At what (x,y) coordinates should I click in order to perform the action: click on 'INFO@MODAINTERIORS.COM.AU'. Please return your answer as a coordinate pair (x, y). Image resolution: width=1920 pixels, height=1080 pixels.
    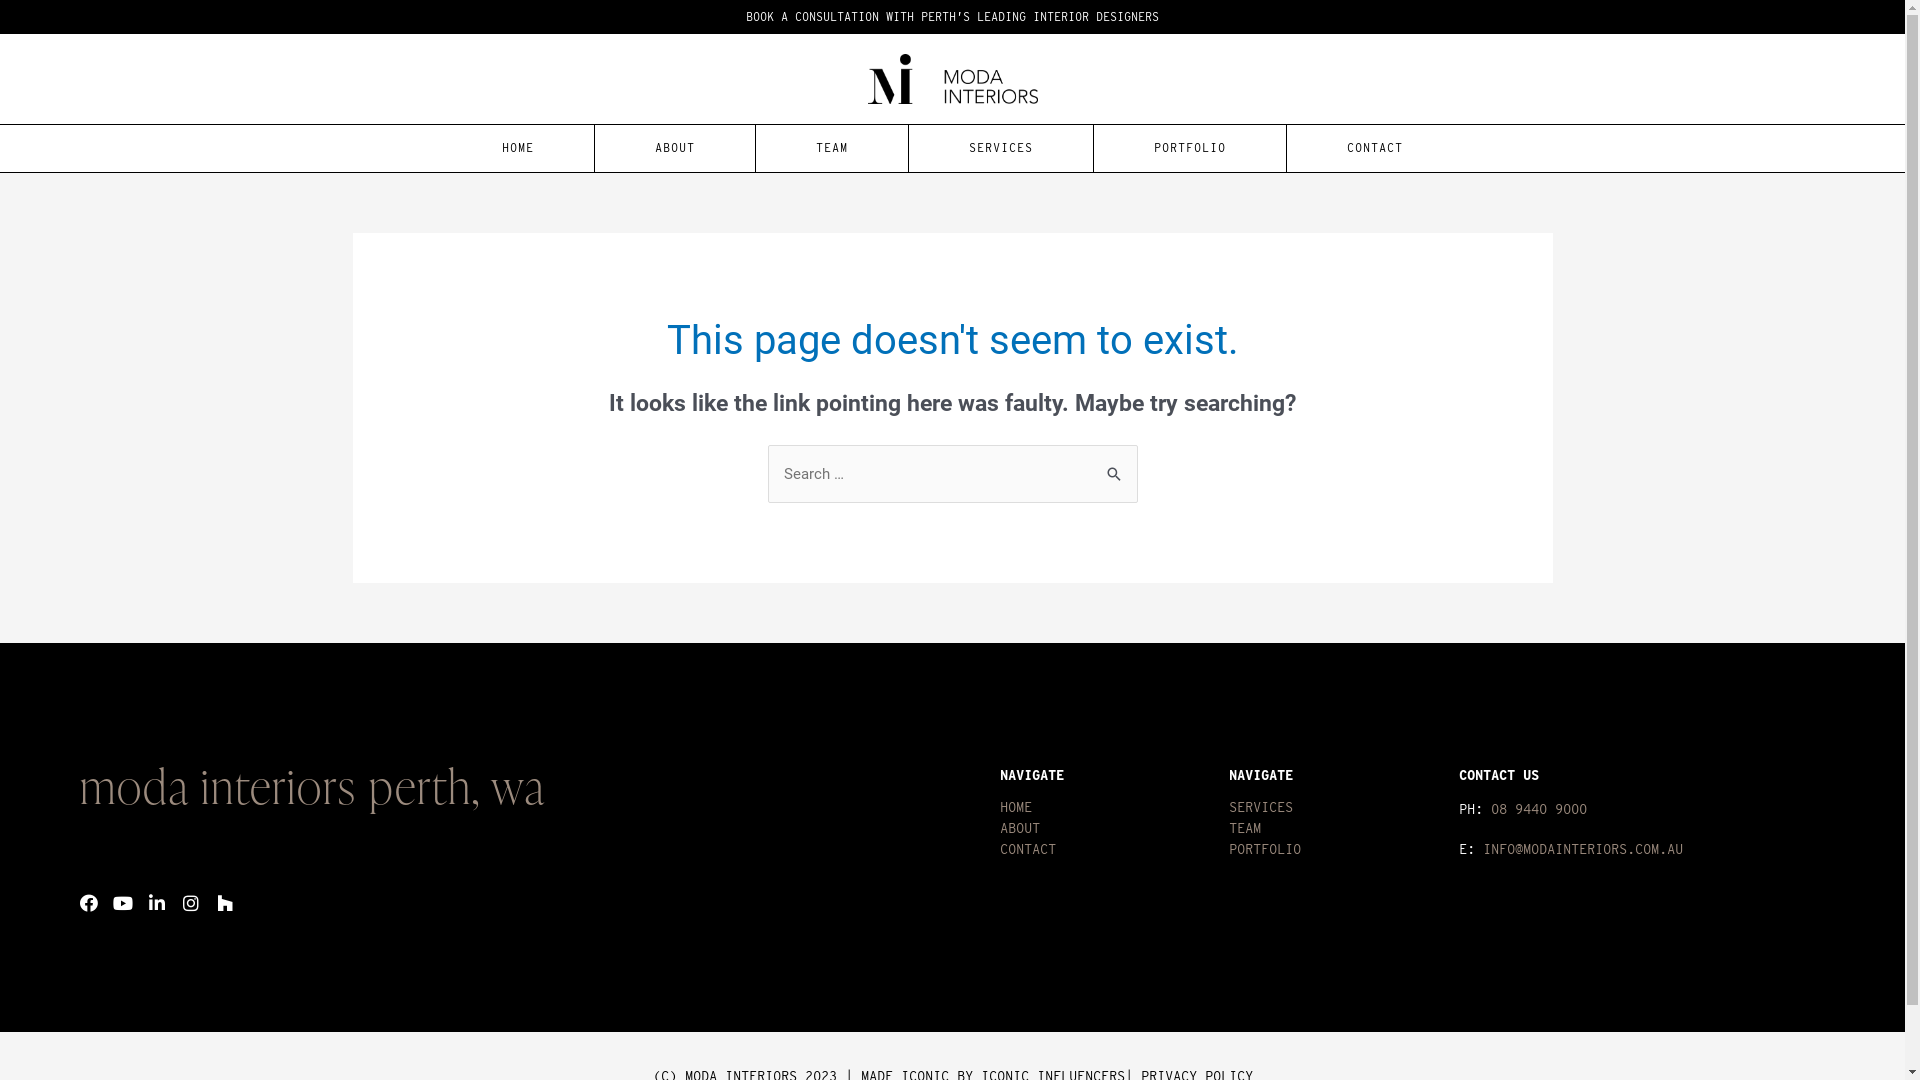
    Looking at the image, I should click on (1582, 848).